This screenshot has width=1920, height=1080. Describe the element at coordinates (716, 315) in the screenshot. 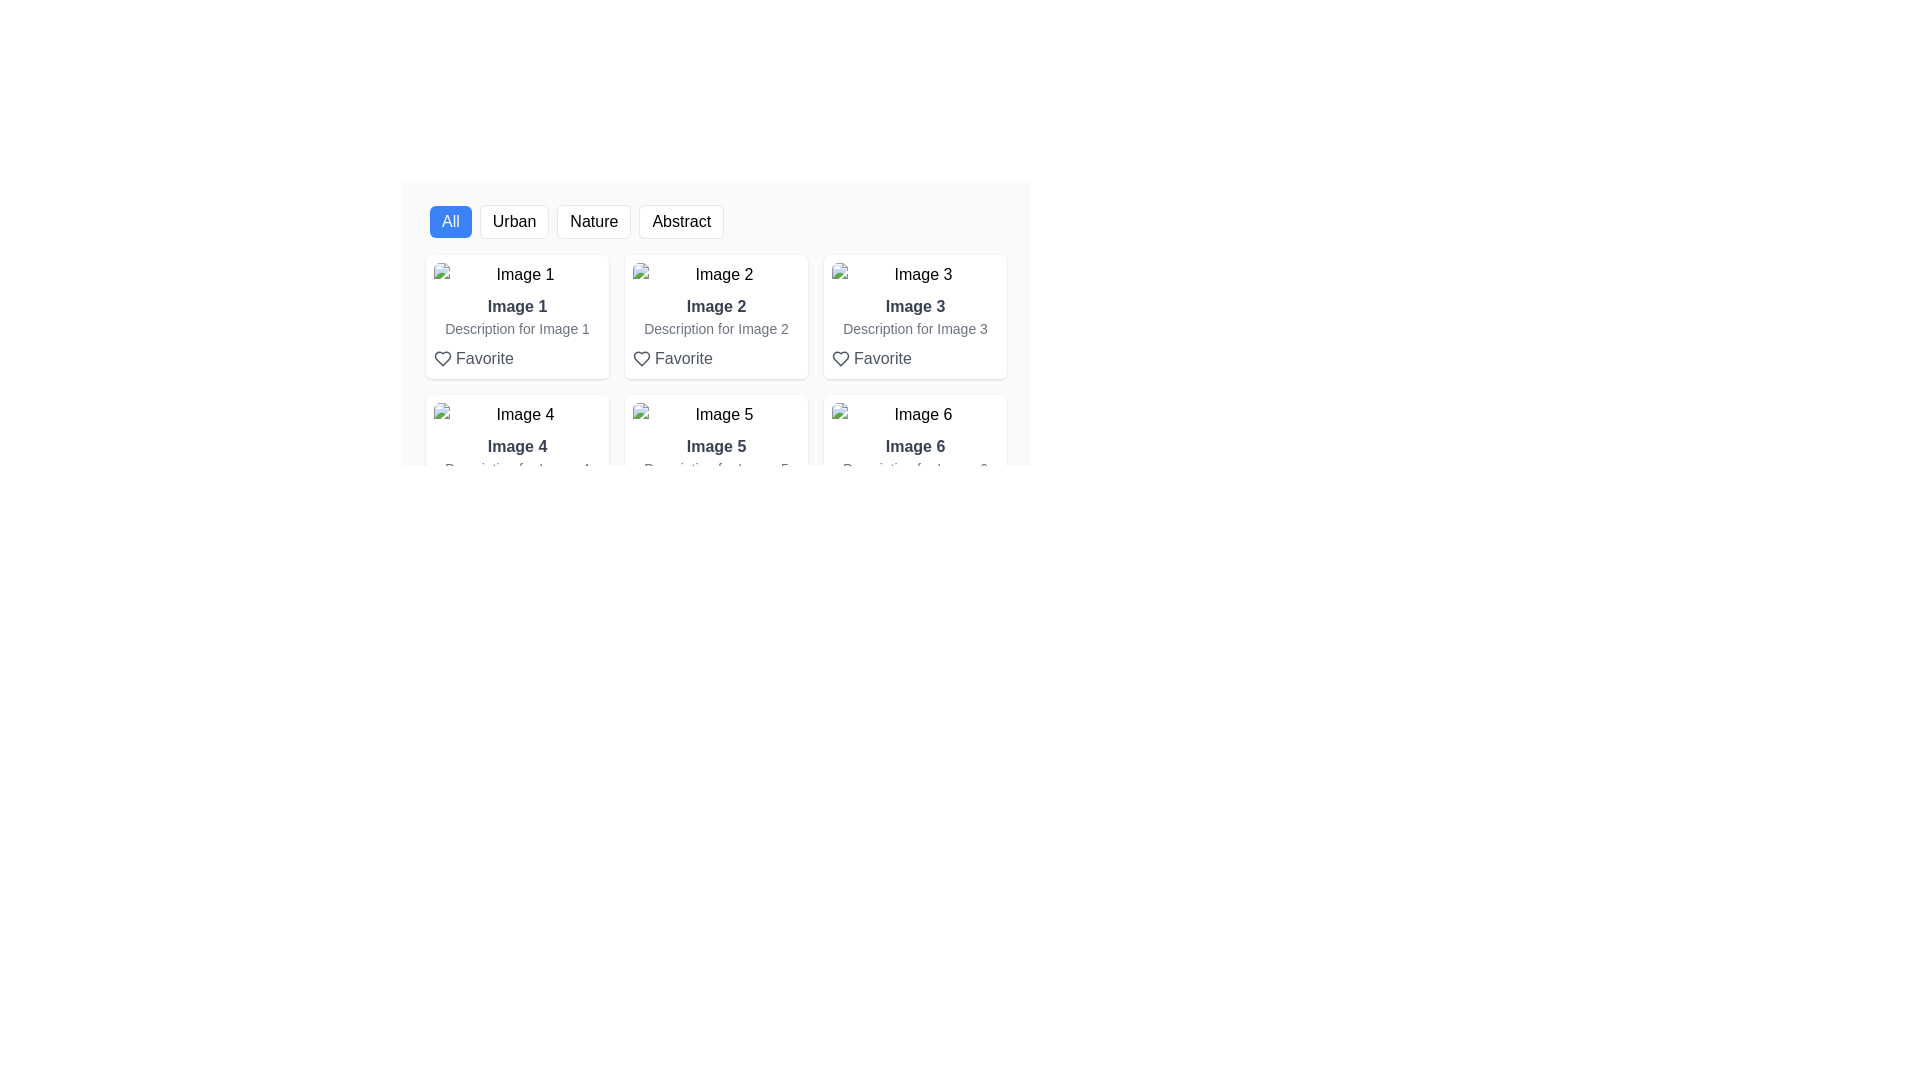

I see `textual description of the card displaying information about 'Image 2' in the second column and first row of the grid layout` at that location.